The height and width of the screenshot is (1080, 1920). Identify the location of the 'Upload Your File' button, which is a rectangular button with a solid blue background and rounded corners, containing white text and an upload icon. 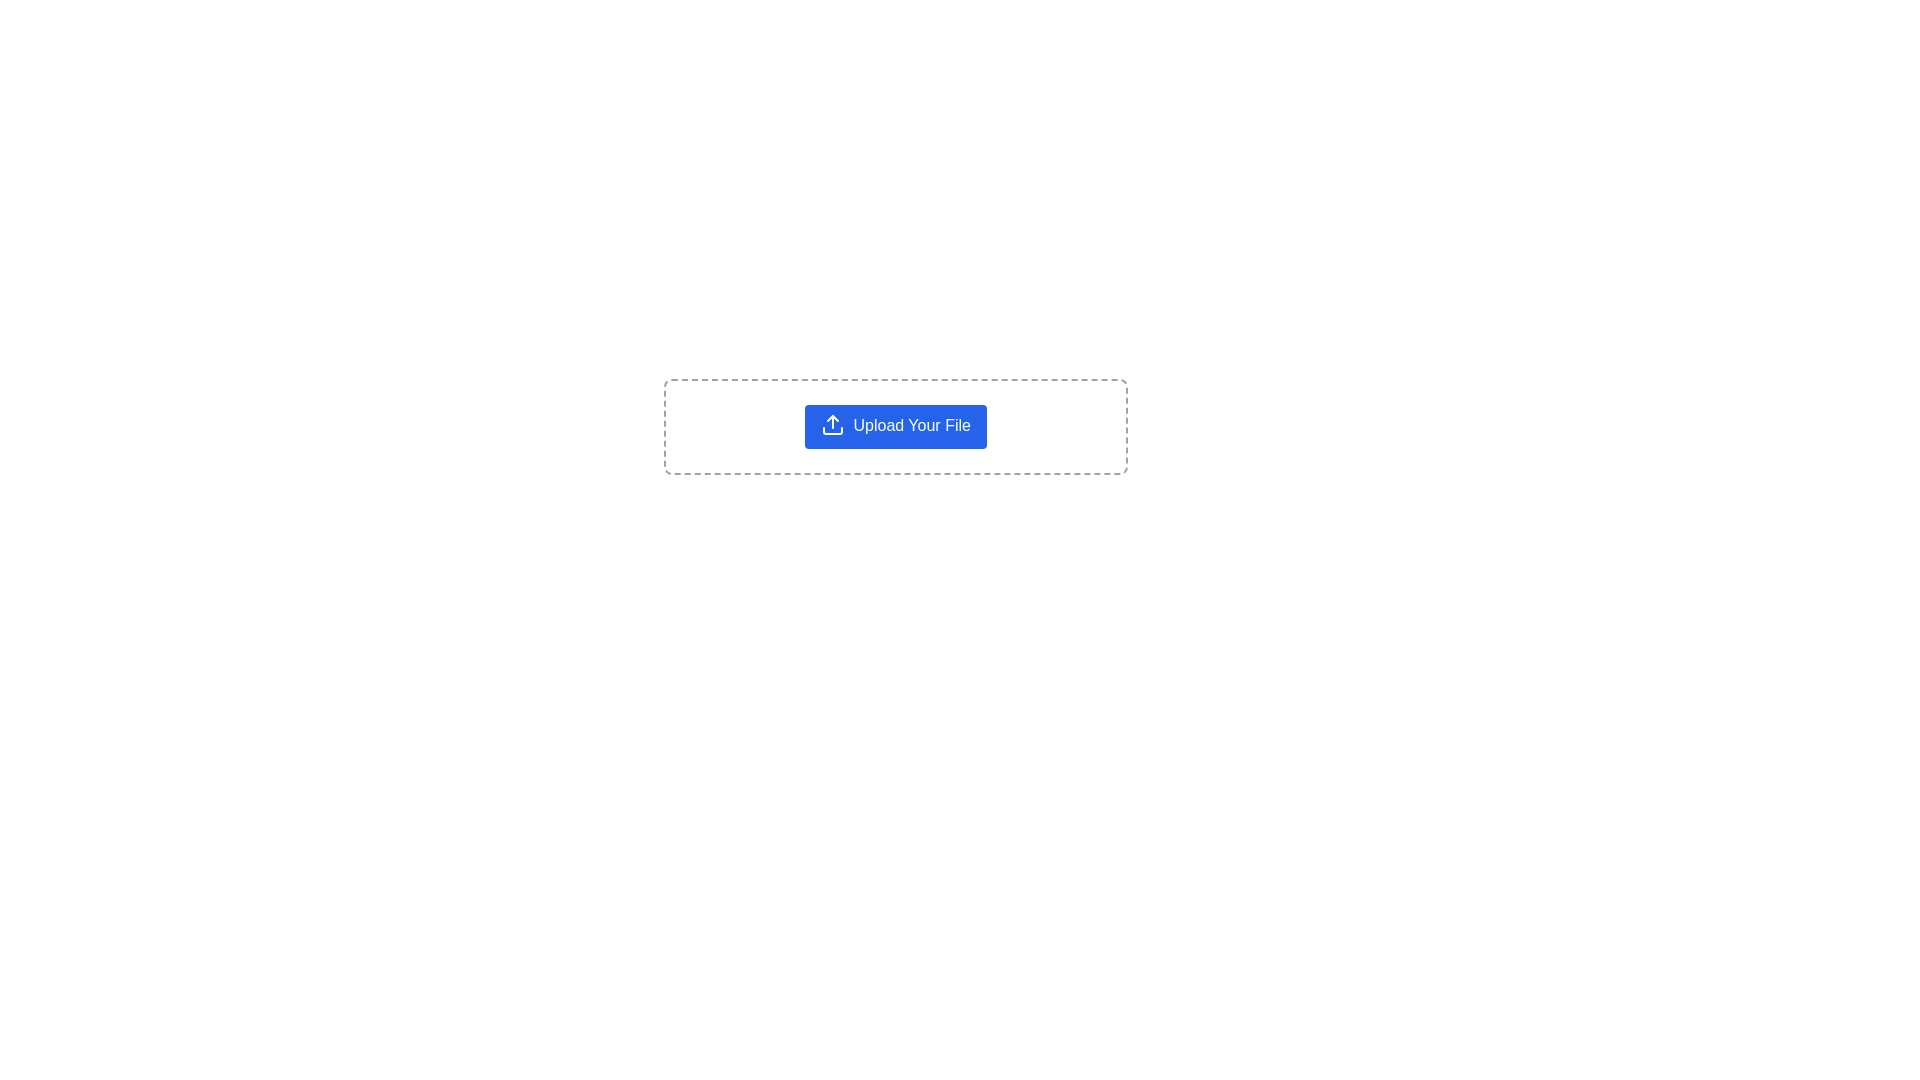
(895, 426).